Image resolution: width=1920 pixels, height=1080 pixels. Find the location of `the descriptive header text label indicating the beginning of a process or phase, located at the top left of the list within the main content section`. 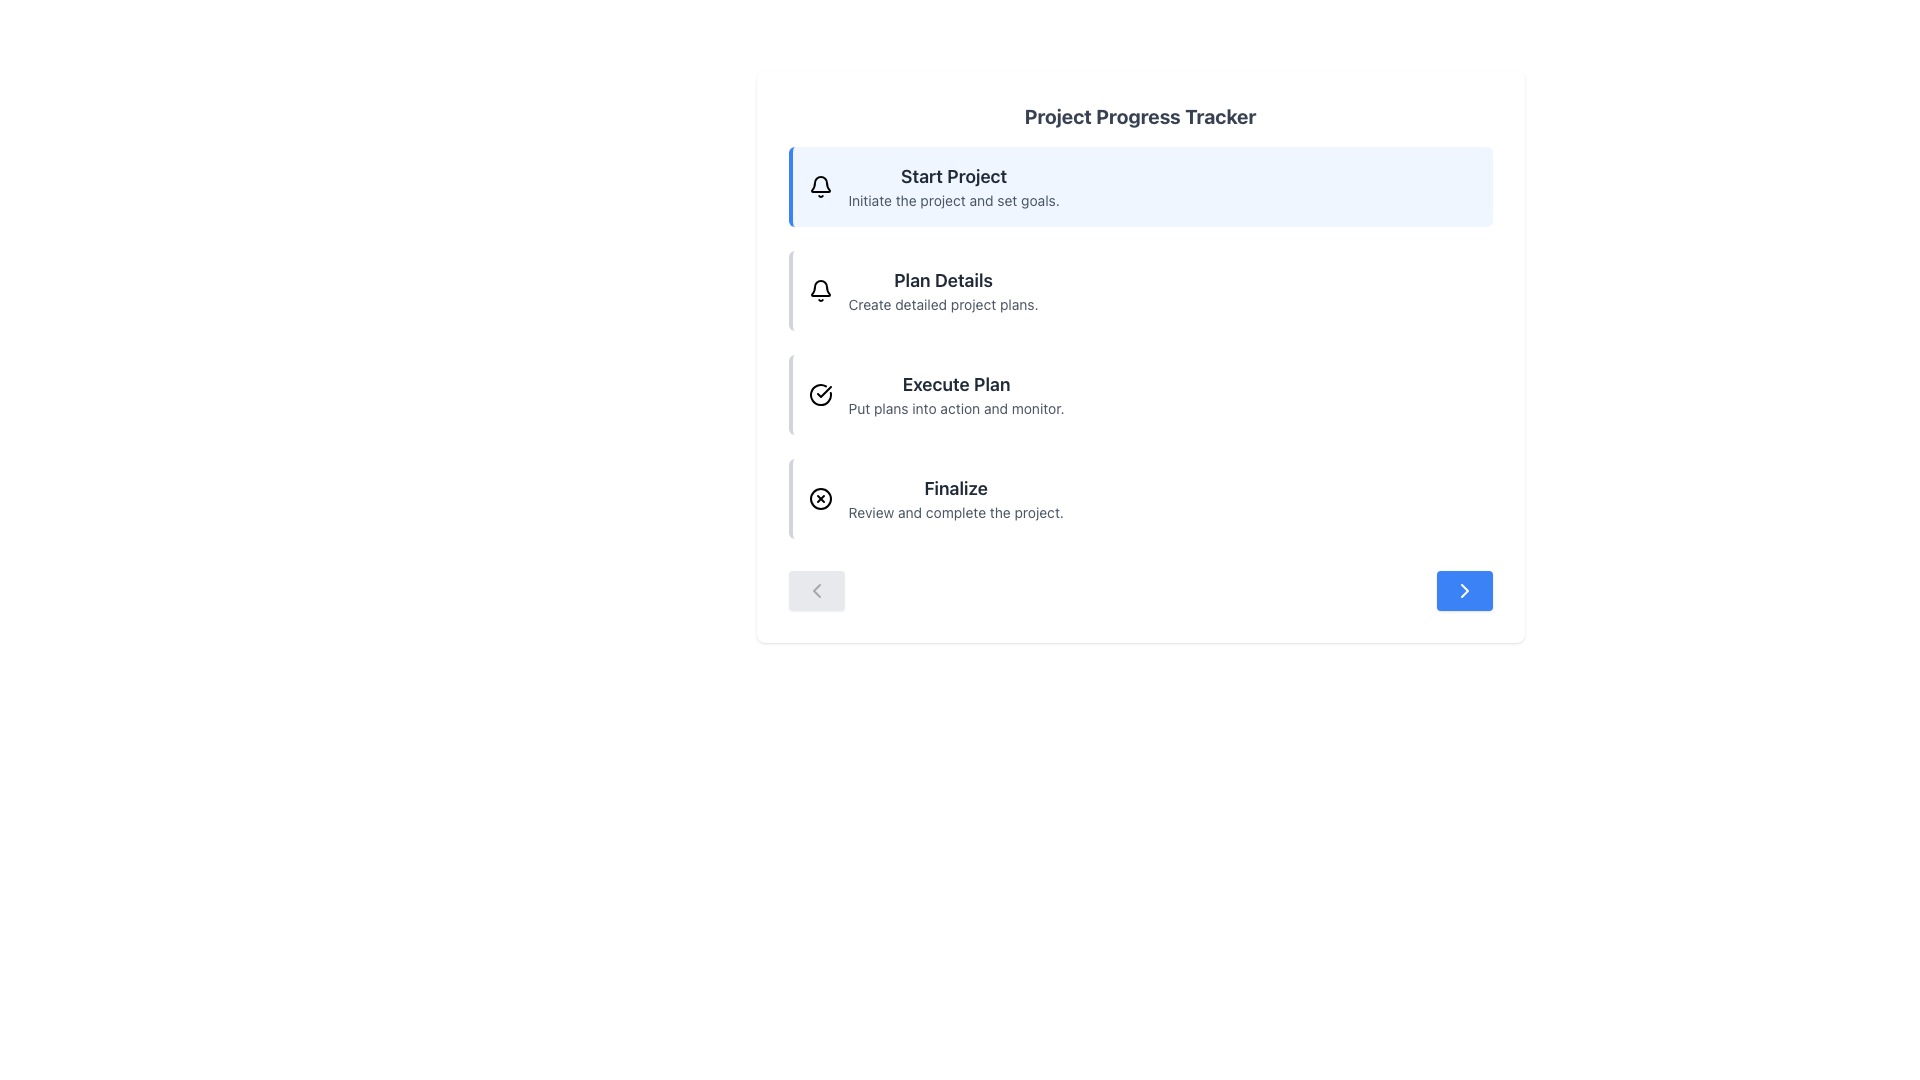

the descriptive header text label indicating the beginning of a process or phase, located at the top left of the list within the main content section is located at coordinates (953, 176).